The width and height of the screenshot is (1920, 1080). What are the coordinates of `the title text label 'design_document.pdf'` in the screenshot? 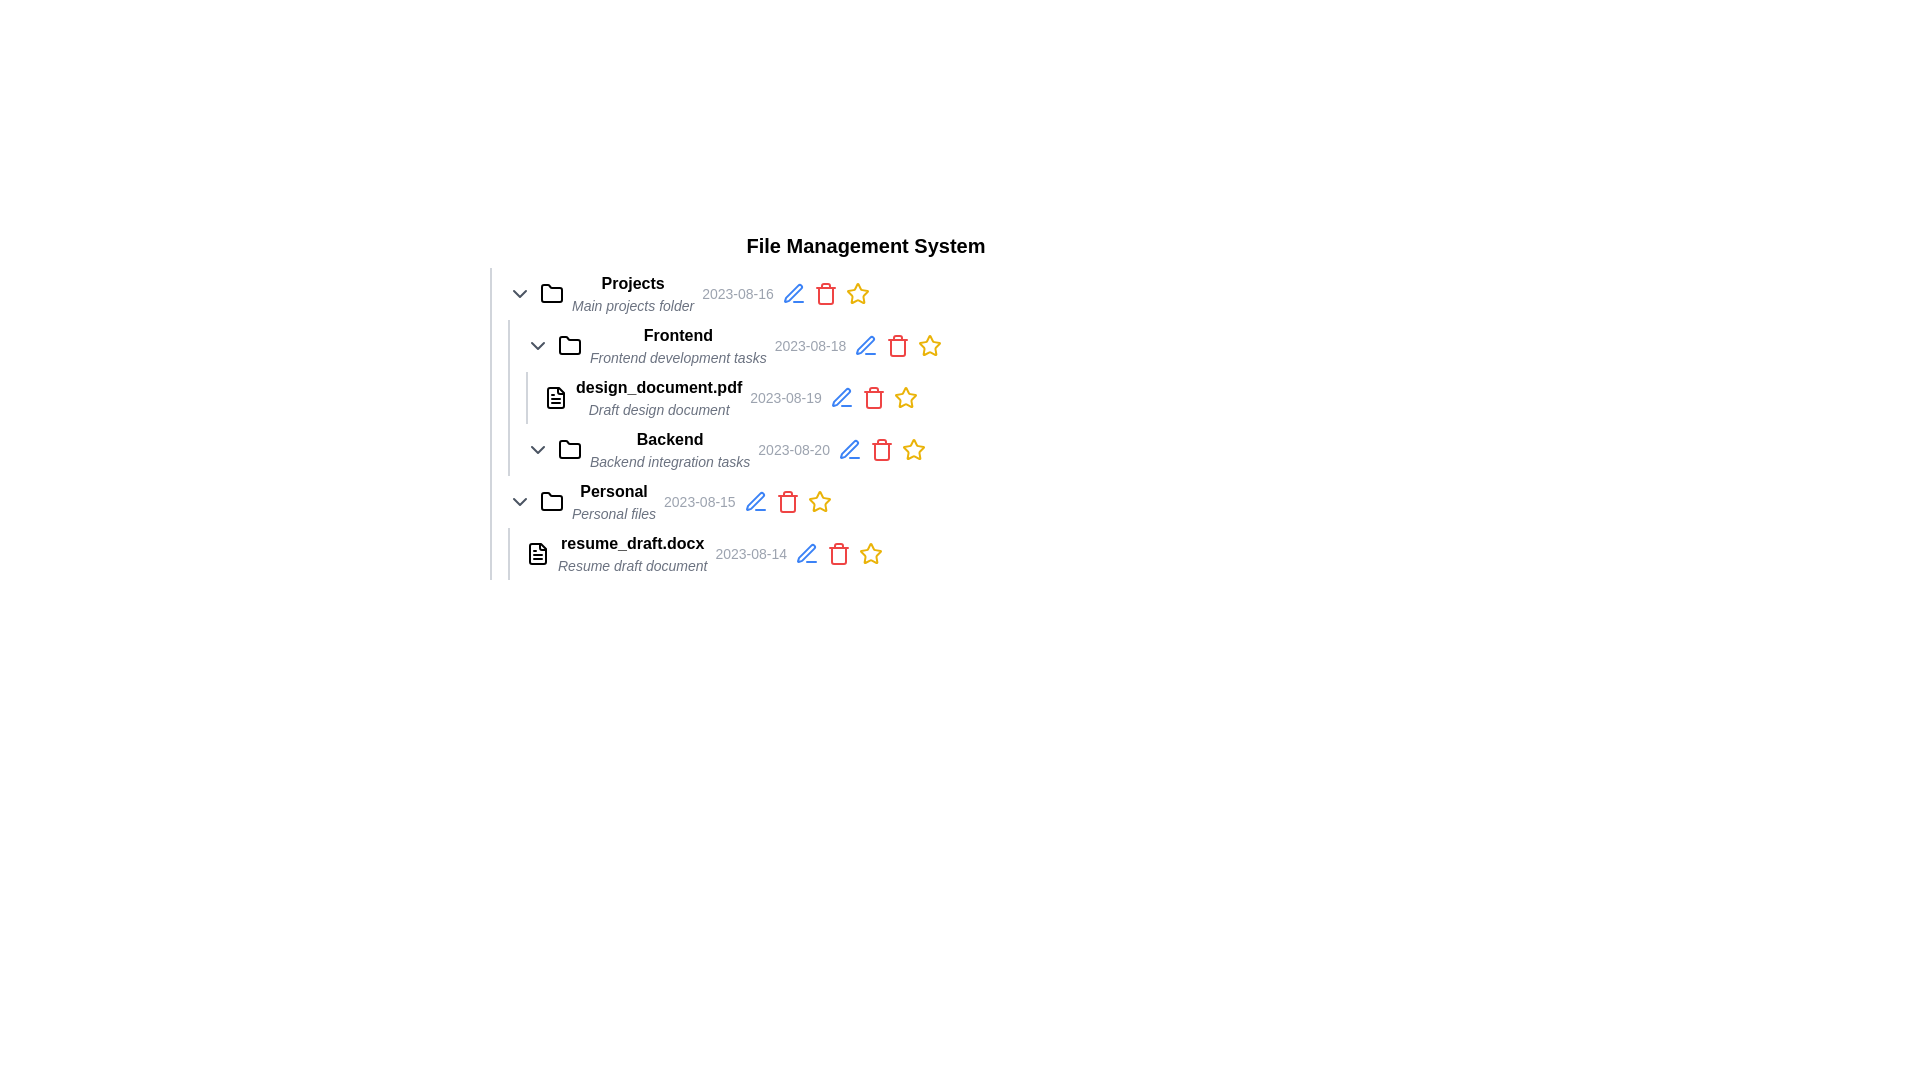 It's located at (659, 388).